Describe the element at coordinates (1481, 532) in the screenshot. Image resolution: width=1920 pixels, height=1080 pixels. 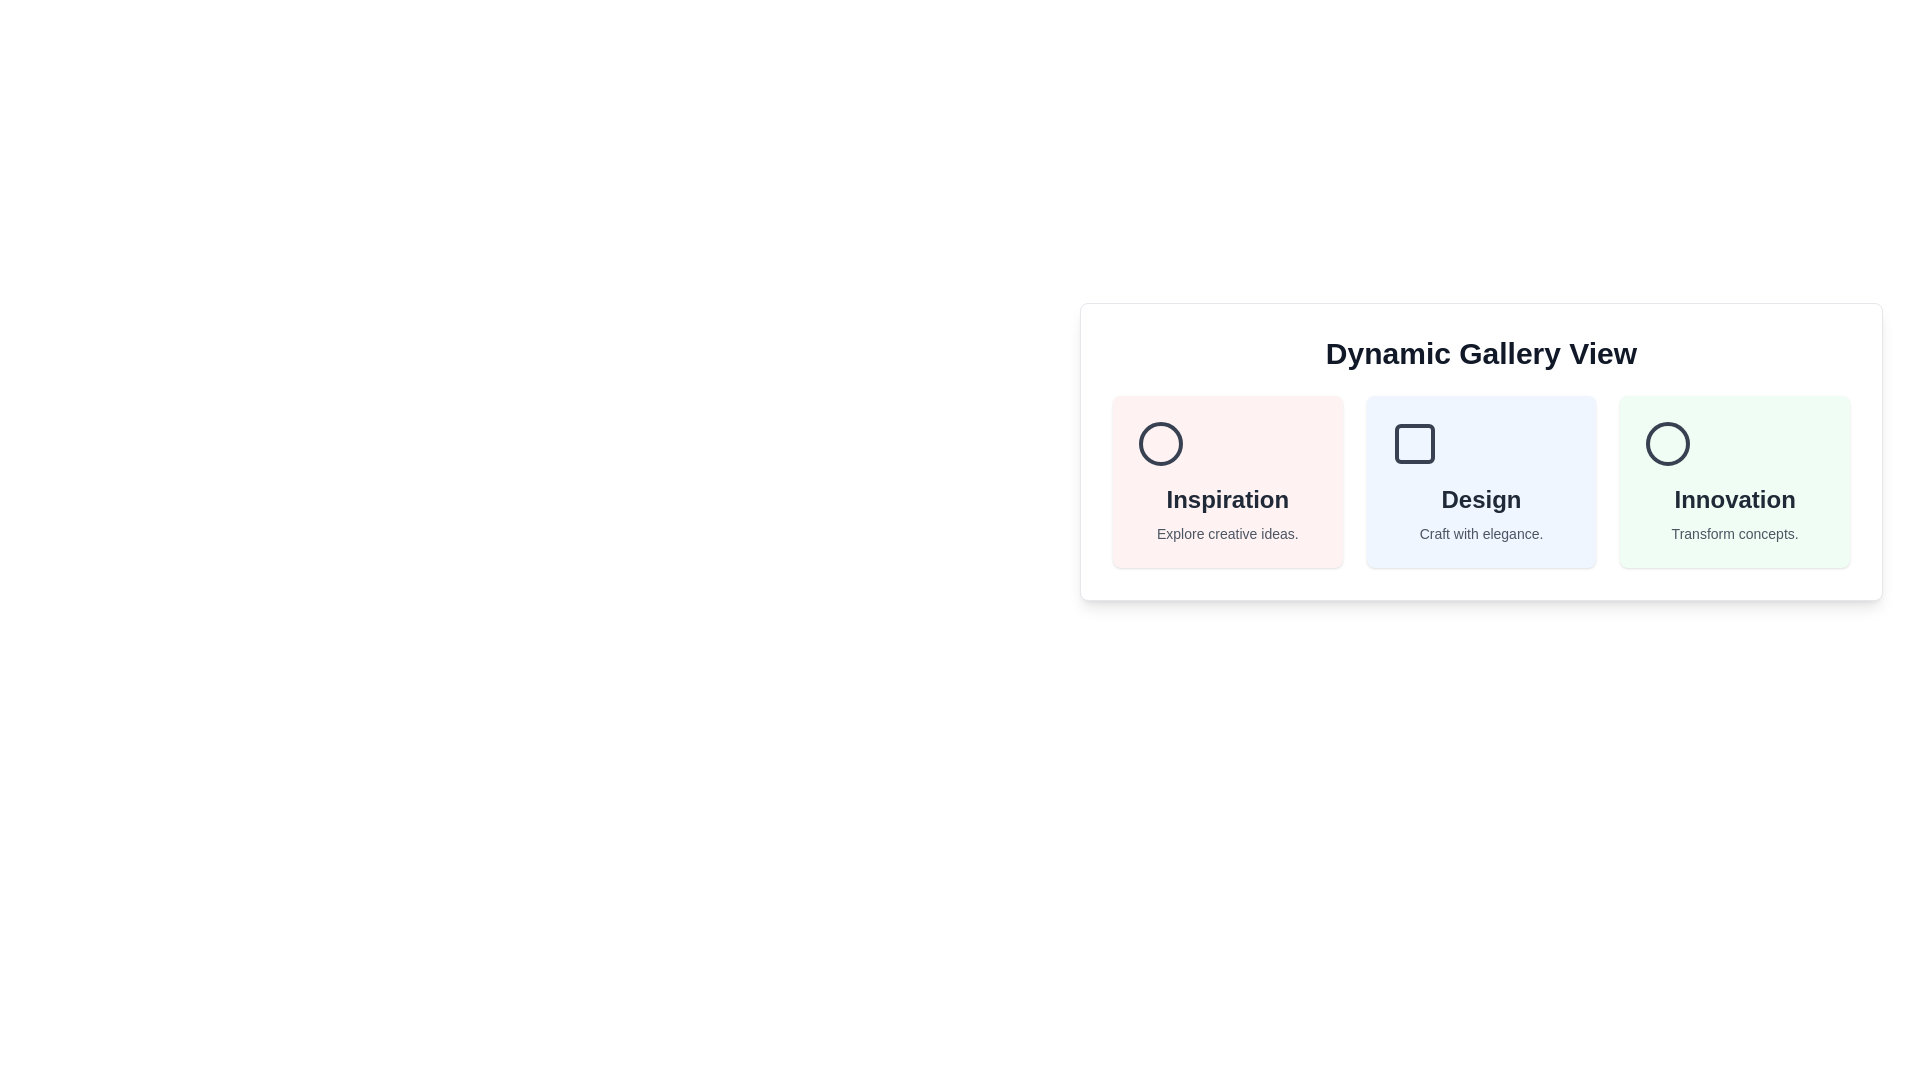
I see `the static text element that provides additional context for the 'Design' category, located beneath the 'Design' heading and within the blue box` at that location.